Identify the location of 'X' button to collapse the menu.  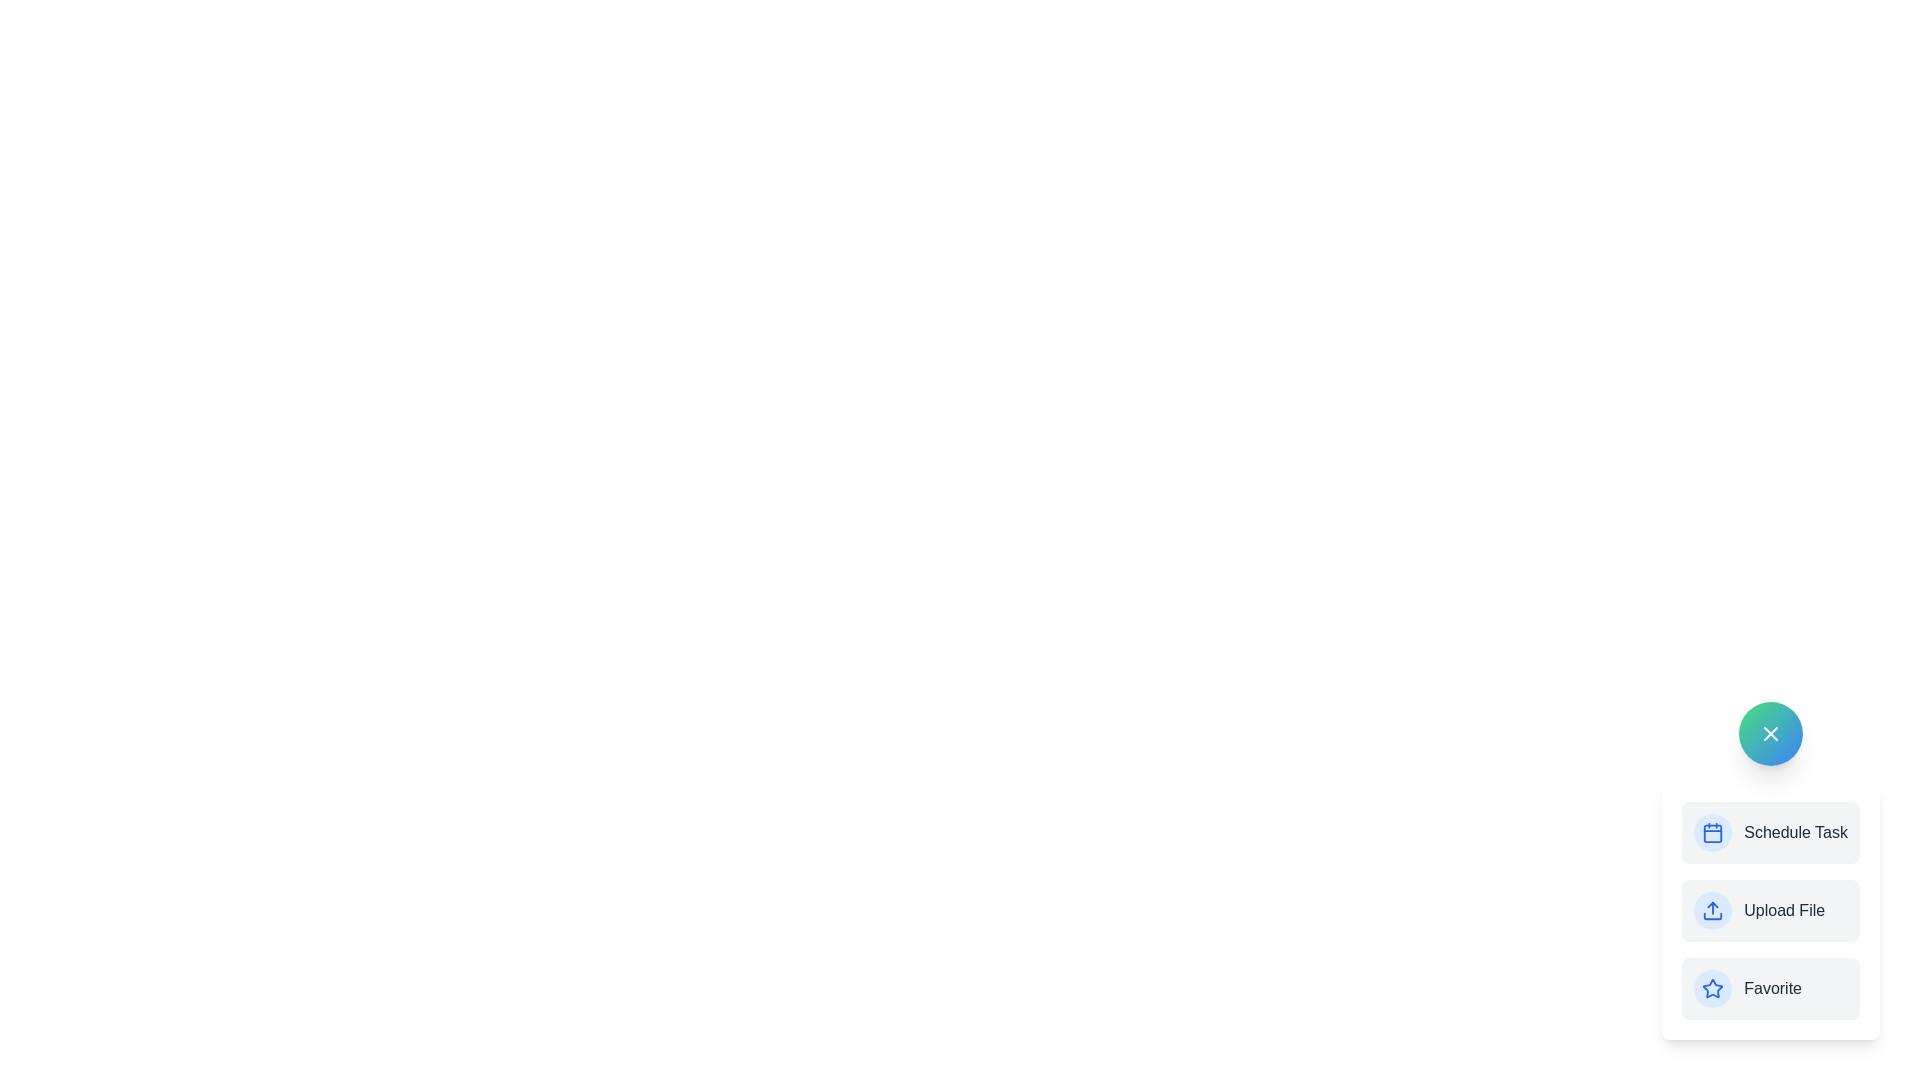
(1771, 733).